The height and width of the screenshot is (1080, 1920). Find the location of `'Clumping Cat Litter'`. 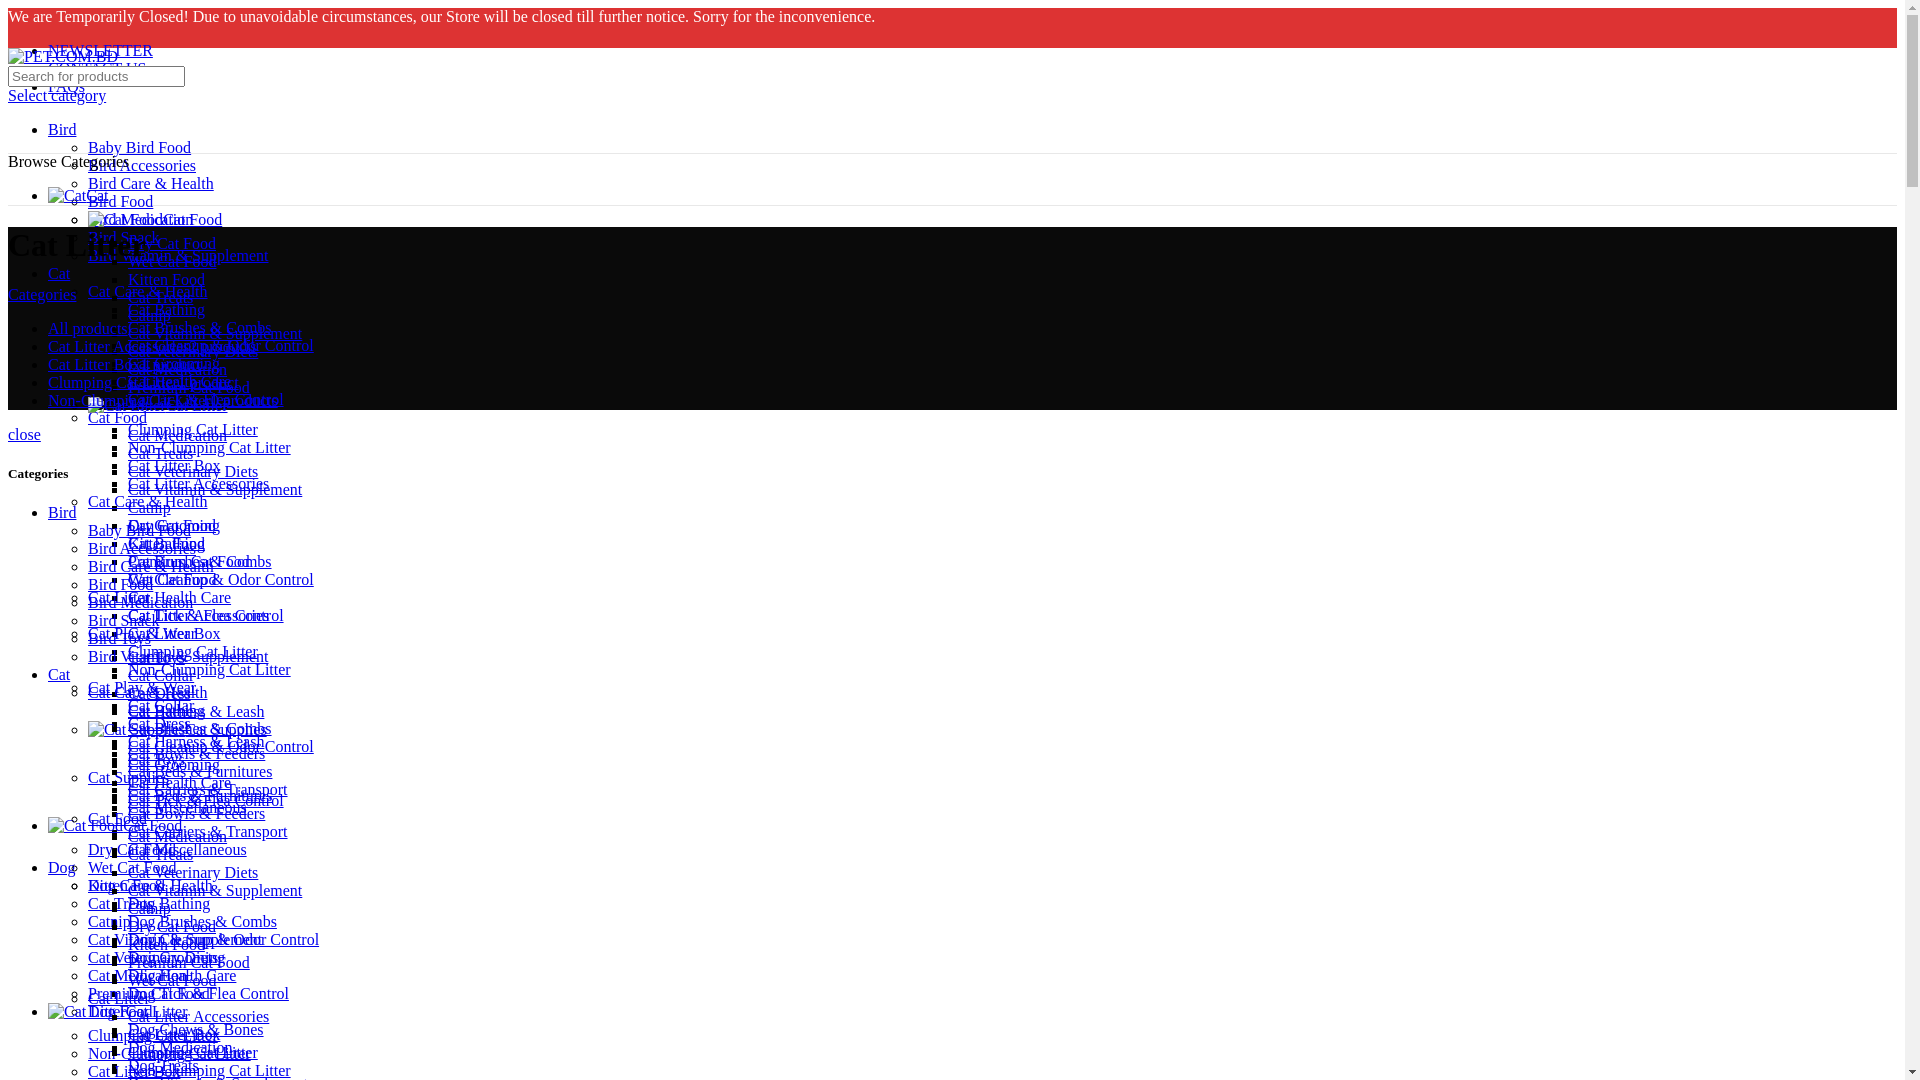

'Clumping Cat Litter' is located at coordinates (152, 1035).